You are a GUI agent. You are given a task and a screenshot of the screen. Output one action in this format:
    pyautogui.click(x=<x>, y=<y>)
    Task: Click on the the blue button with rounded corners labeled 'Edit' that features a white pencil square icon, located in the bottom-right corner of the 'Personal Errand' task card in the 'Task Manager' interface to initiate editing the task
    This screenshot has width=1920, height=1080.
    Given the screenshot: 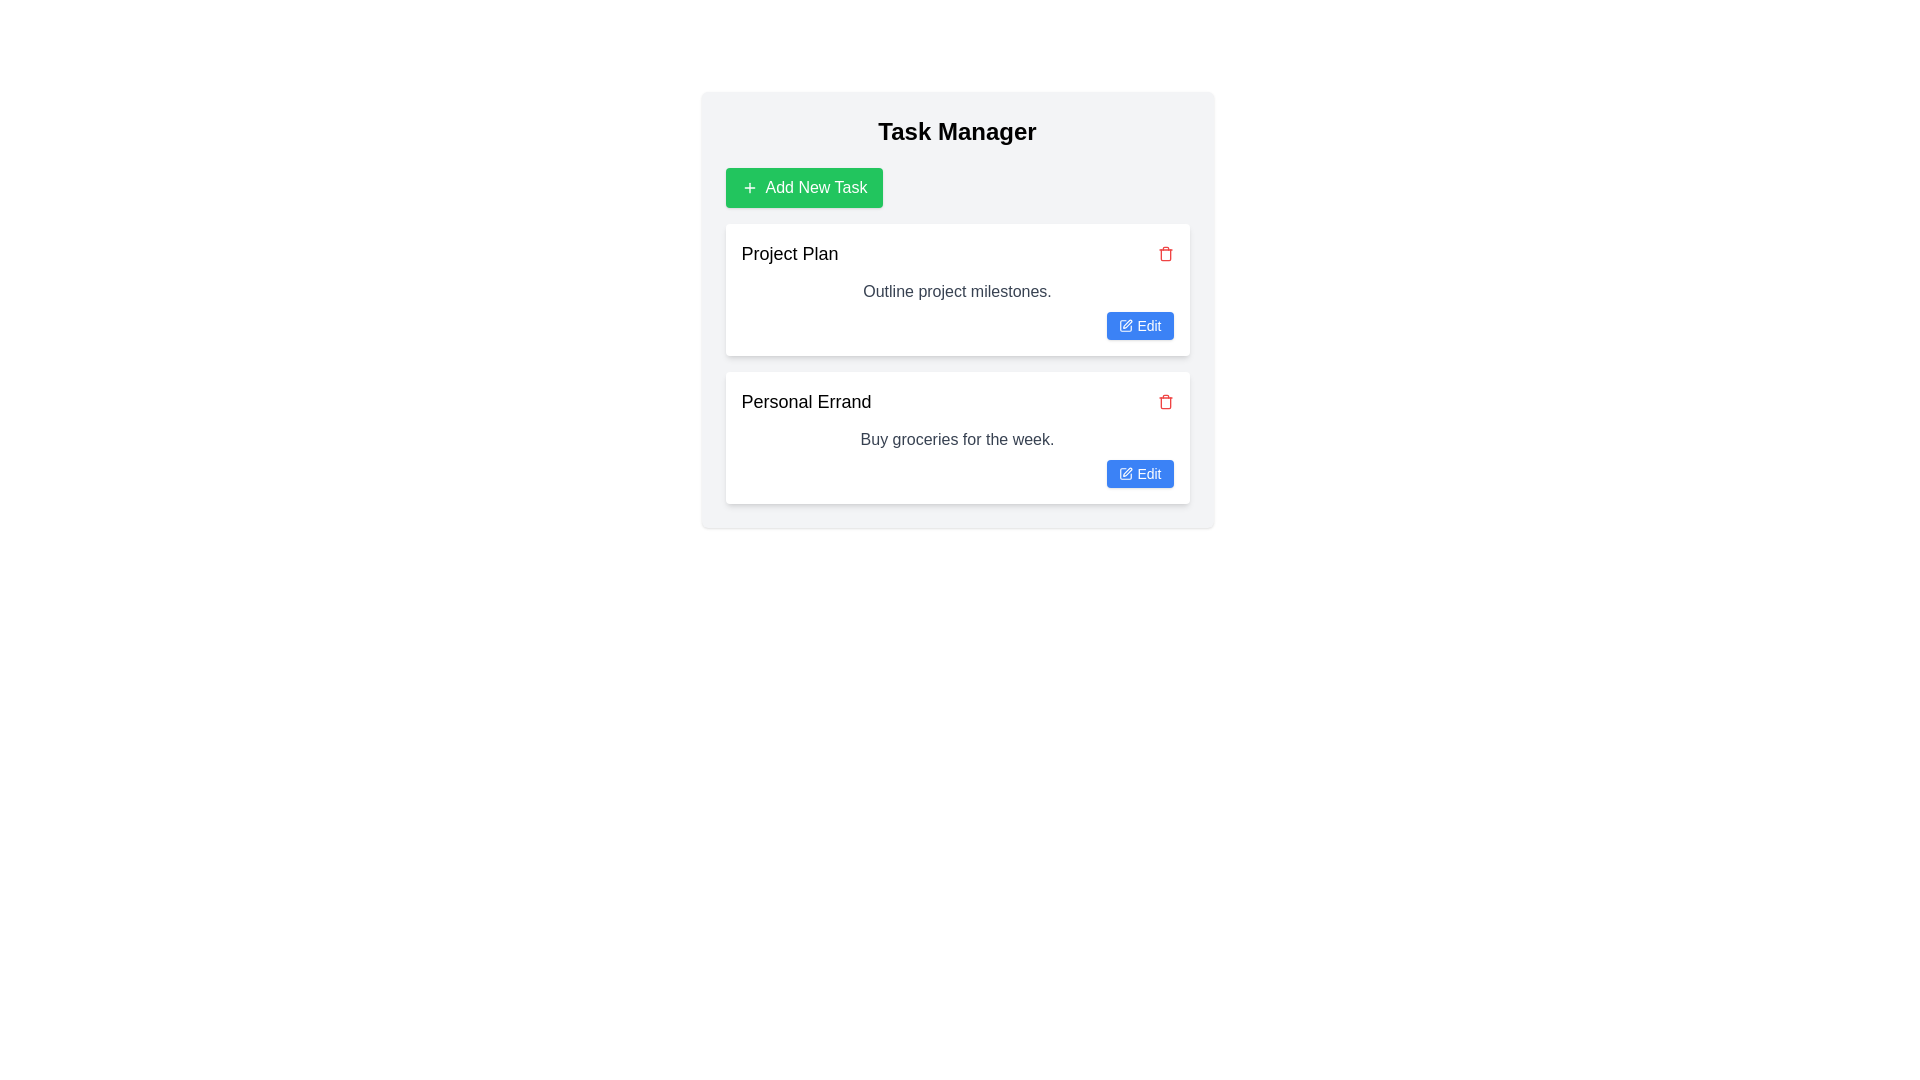 What is the action you would take?
    pyautogui.click(x=1140, y=474)
    